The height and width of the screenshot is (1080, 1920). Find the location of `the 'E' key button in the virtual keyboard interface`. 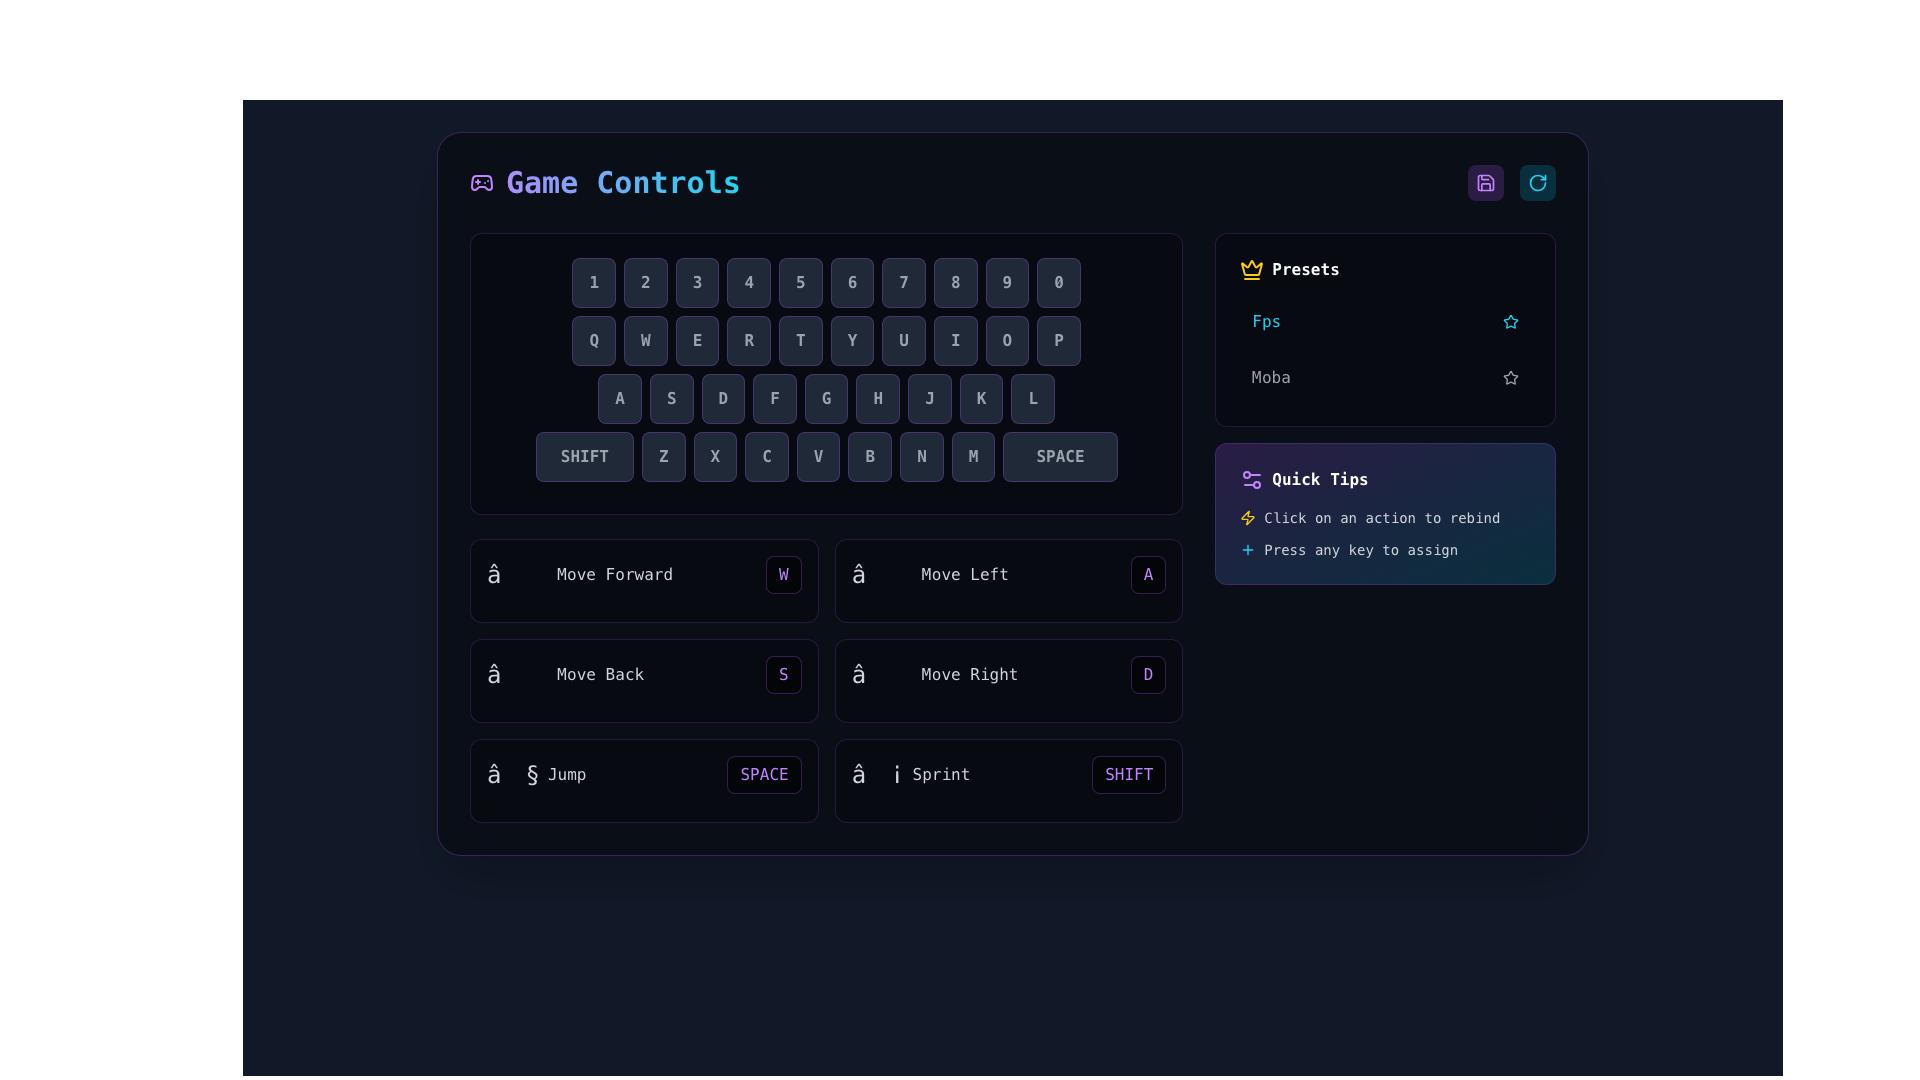

the 'E' key button in the virtual keyboard interface is located at coordinates (697, 339).